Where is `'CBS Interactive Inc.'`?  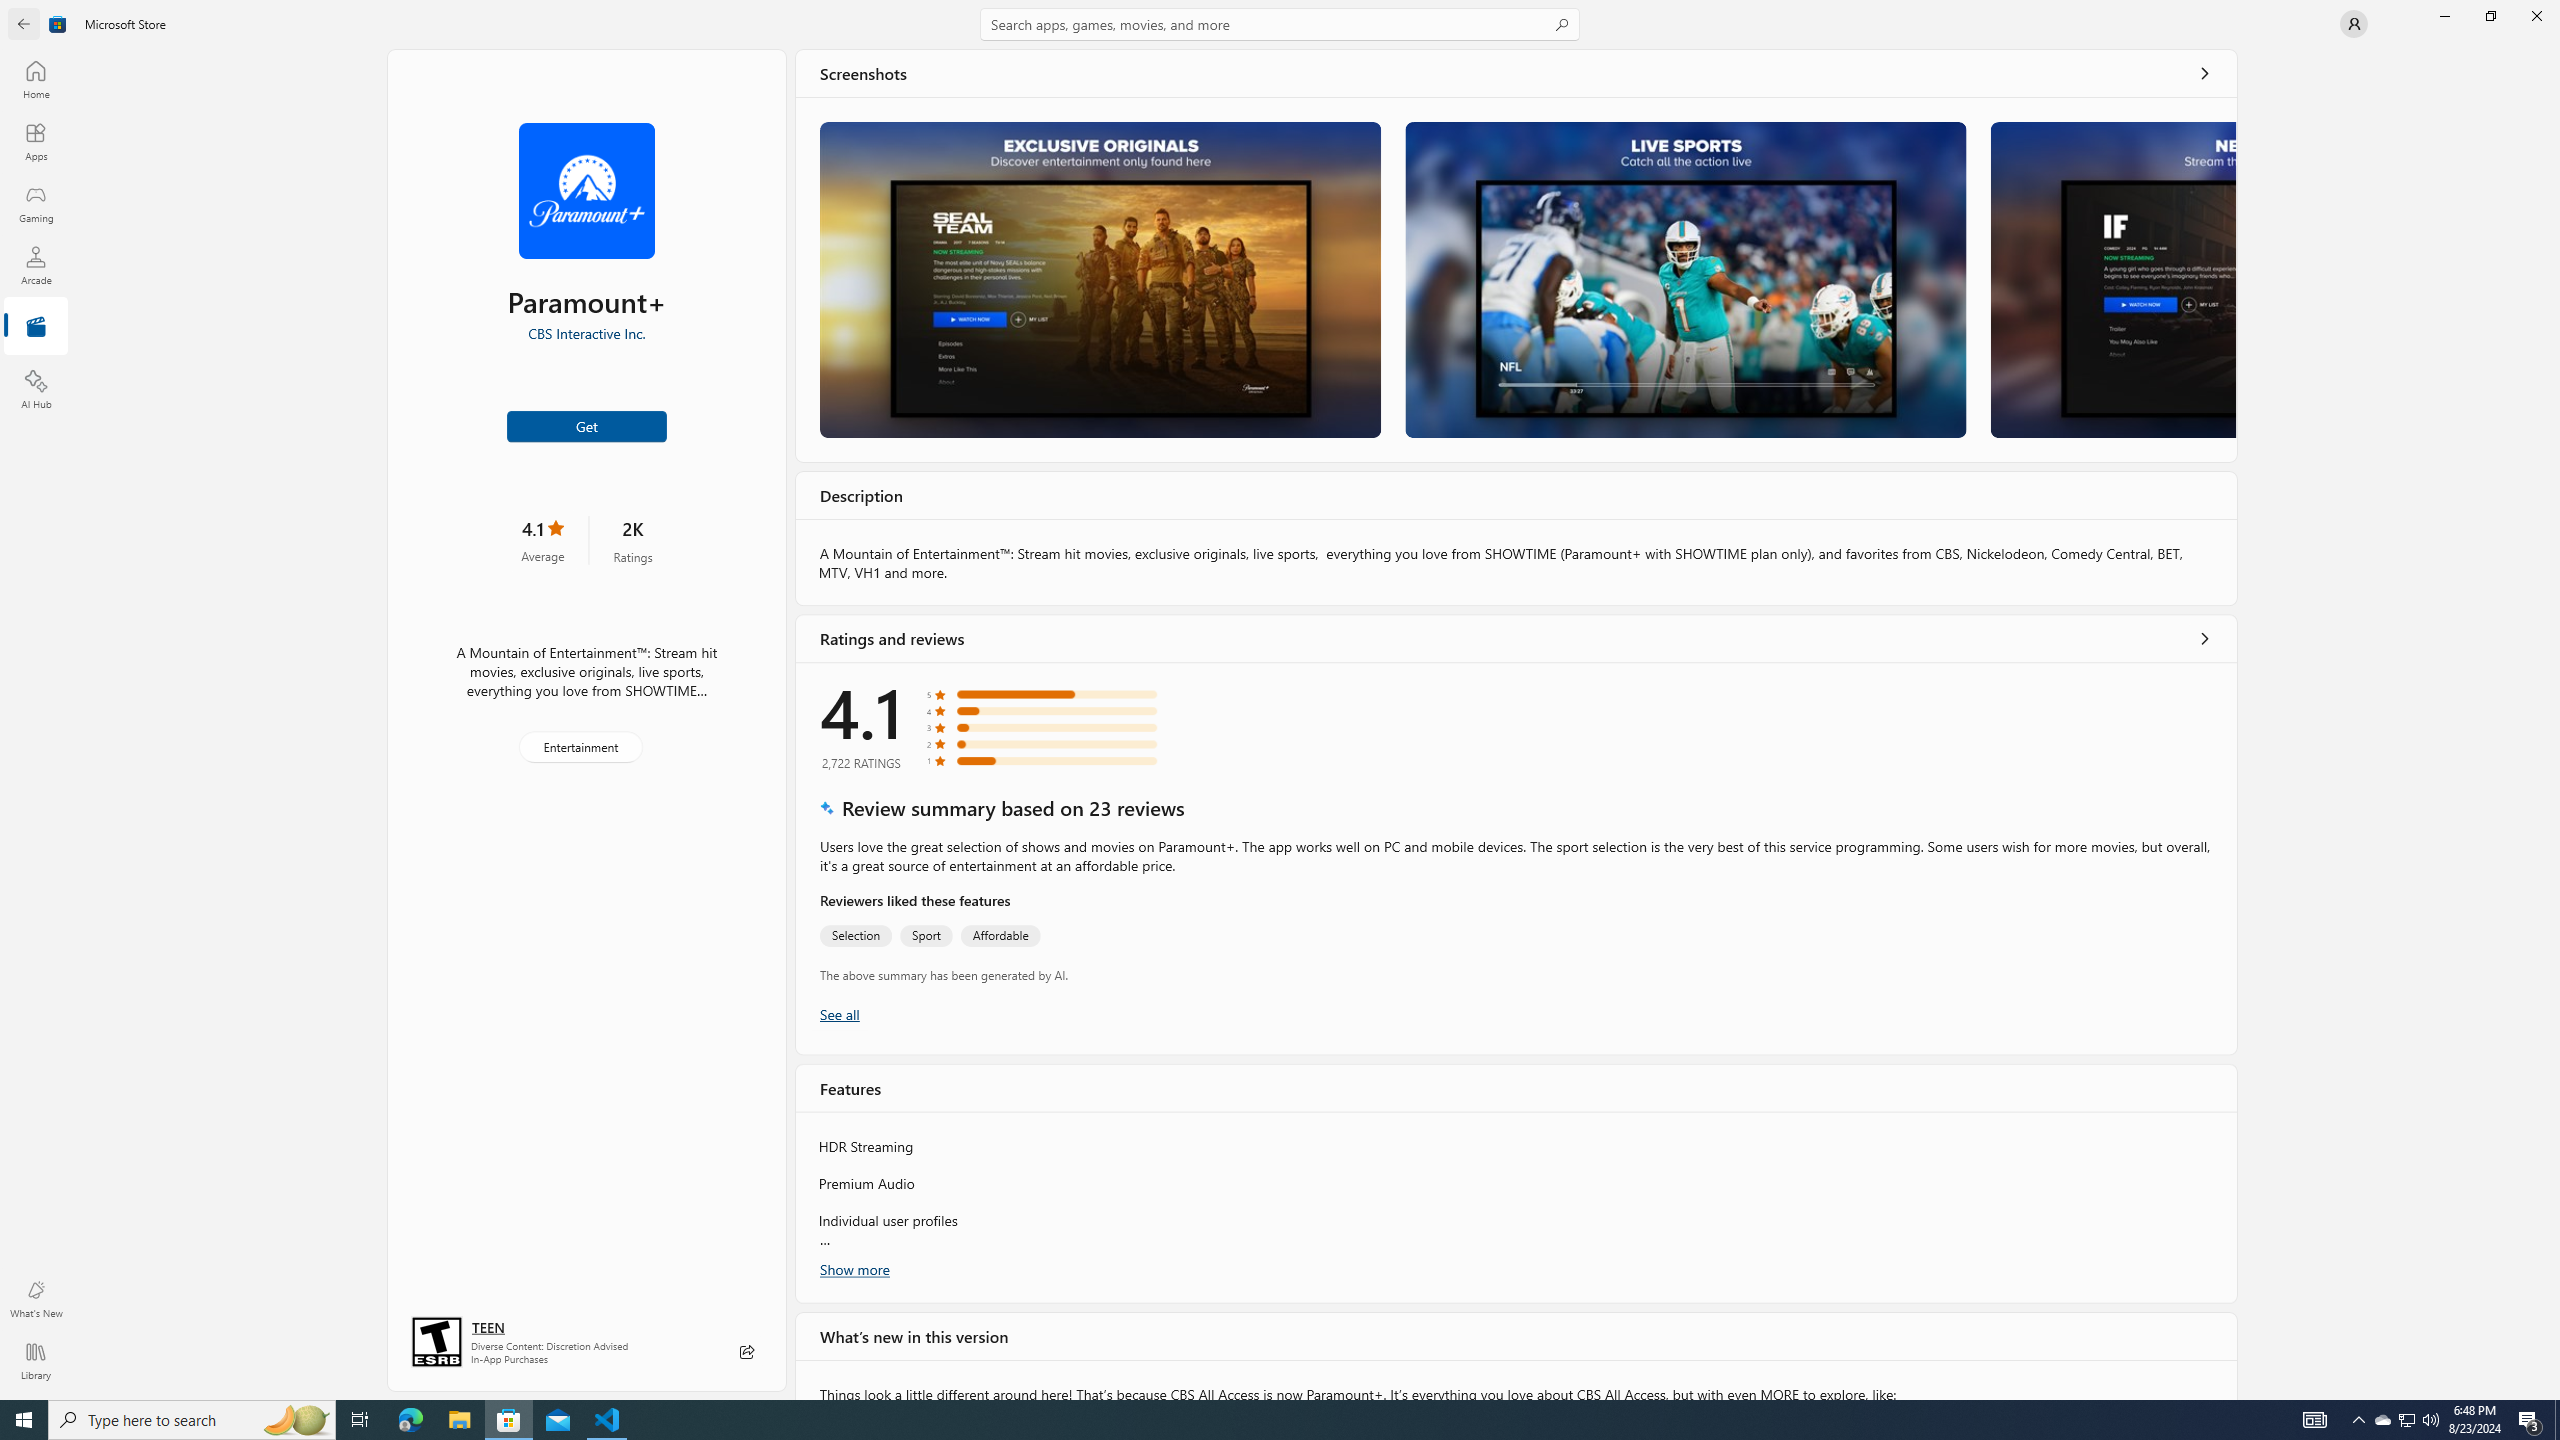
'CBS Interactive Inc.' is located at coordinates (586, 333).